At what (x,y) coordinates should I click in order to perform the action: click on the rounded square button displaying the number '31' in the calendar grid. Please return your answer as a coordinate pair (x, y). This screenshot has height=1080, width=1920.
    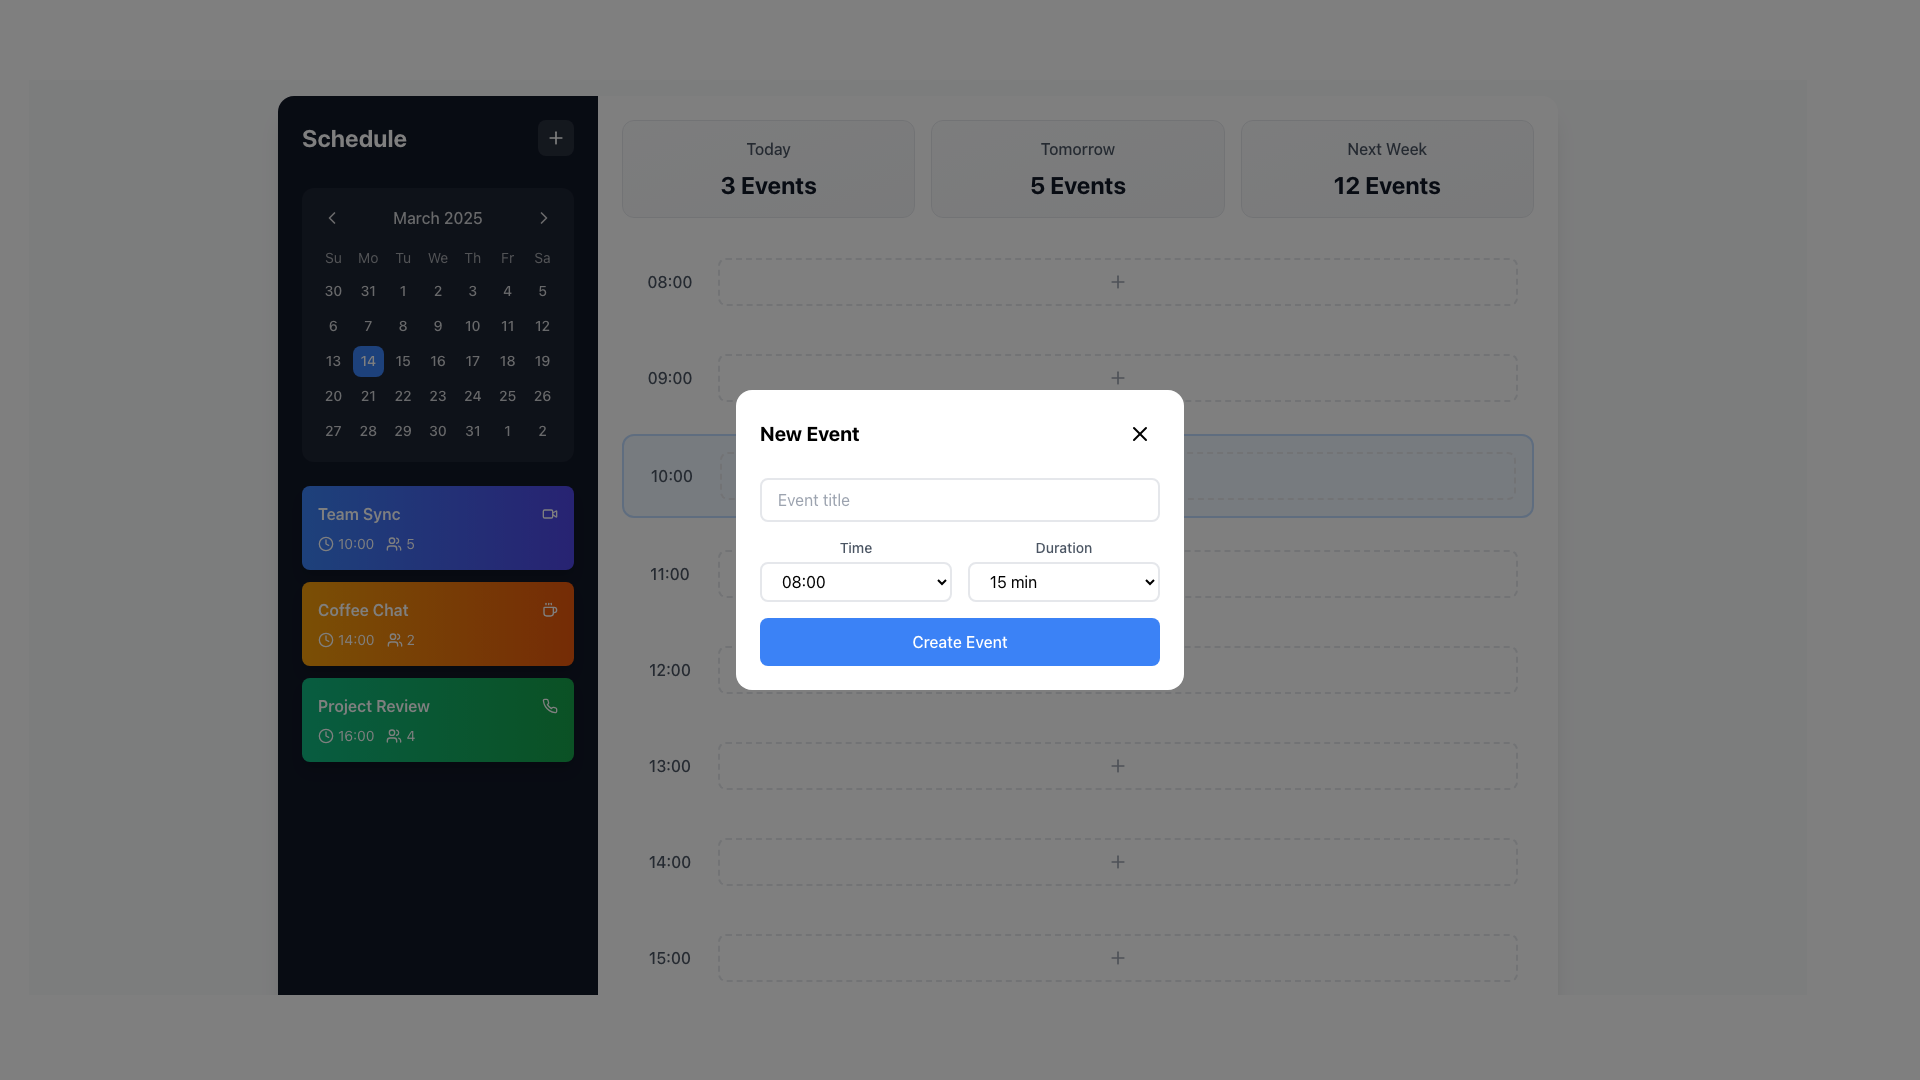
    Looking at the image, I should click on (368, 291).